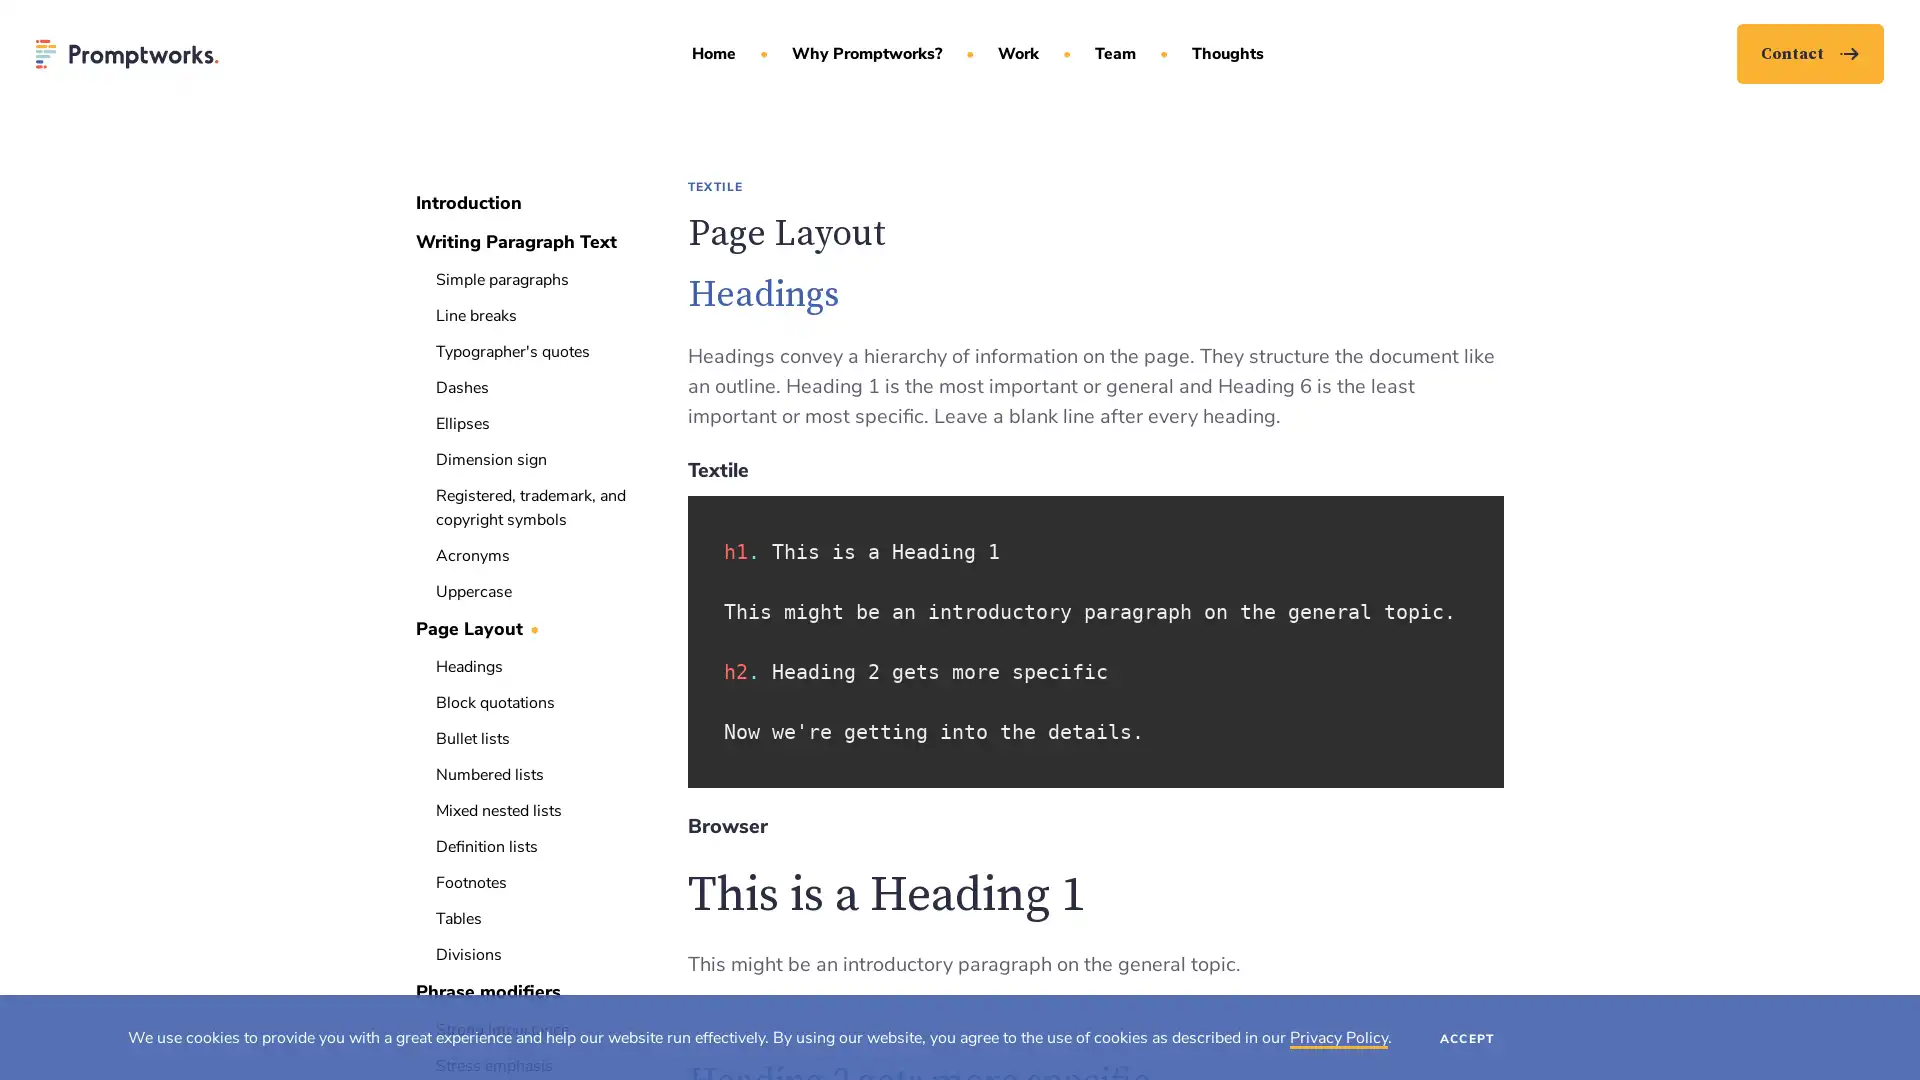 This screenshot has width=1920, height=1080. Describe the element at coordinates (1467, 1036) in the screenshot. I see `ACCEPT` at that location.